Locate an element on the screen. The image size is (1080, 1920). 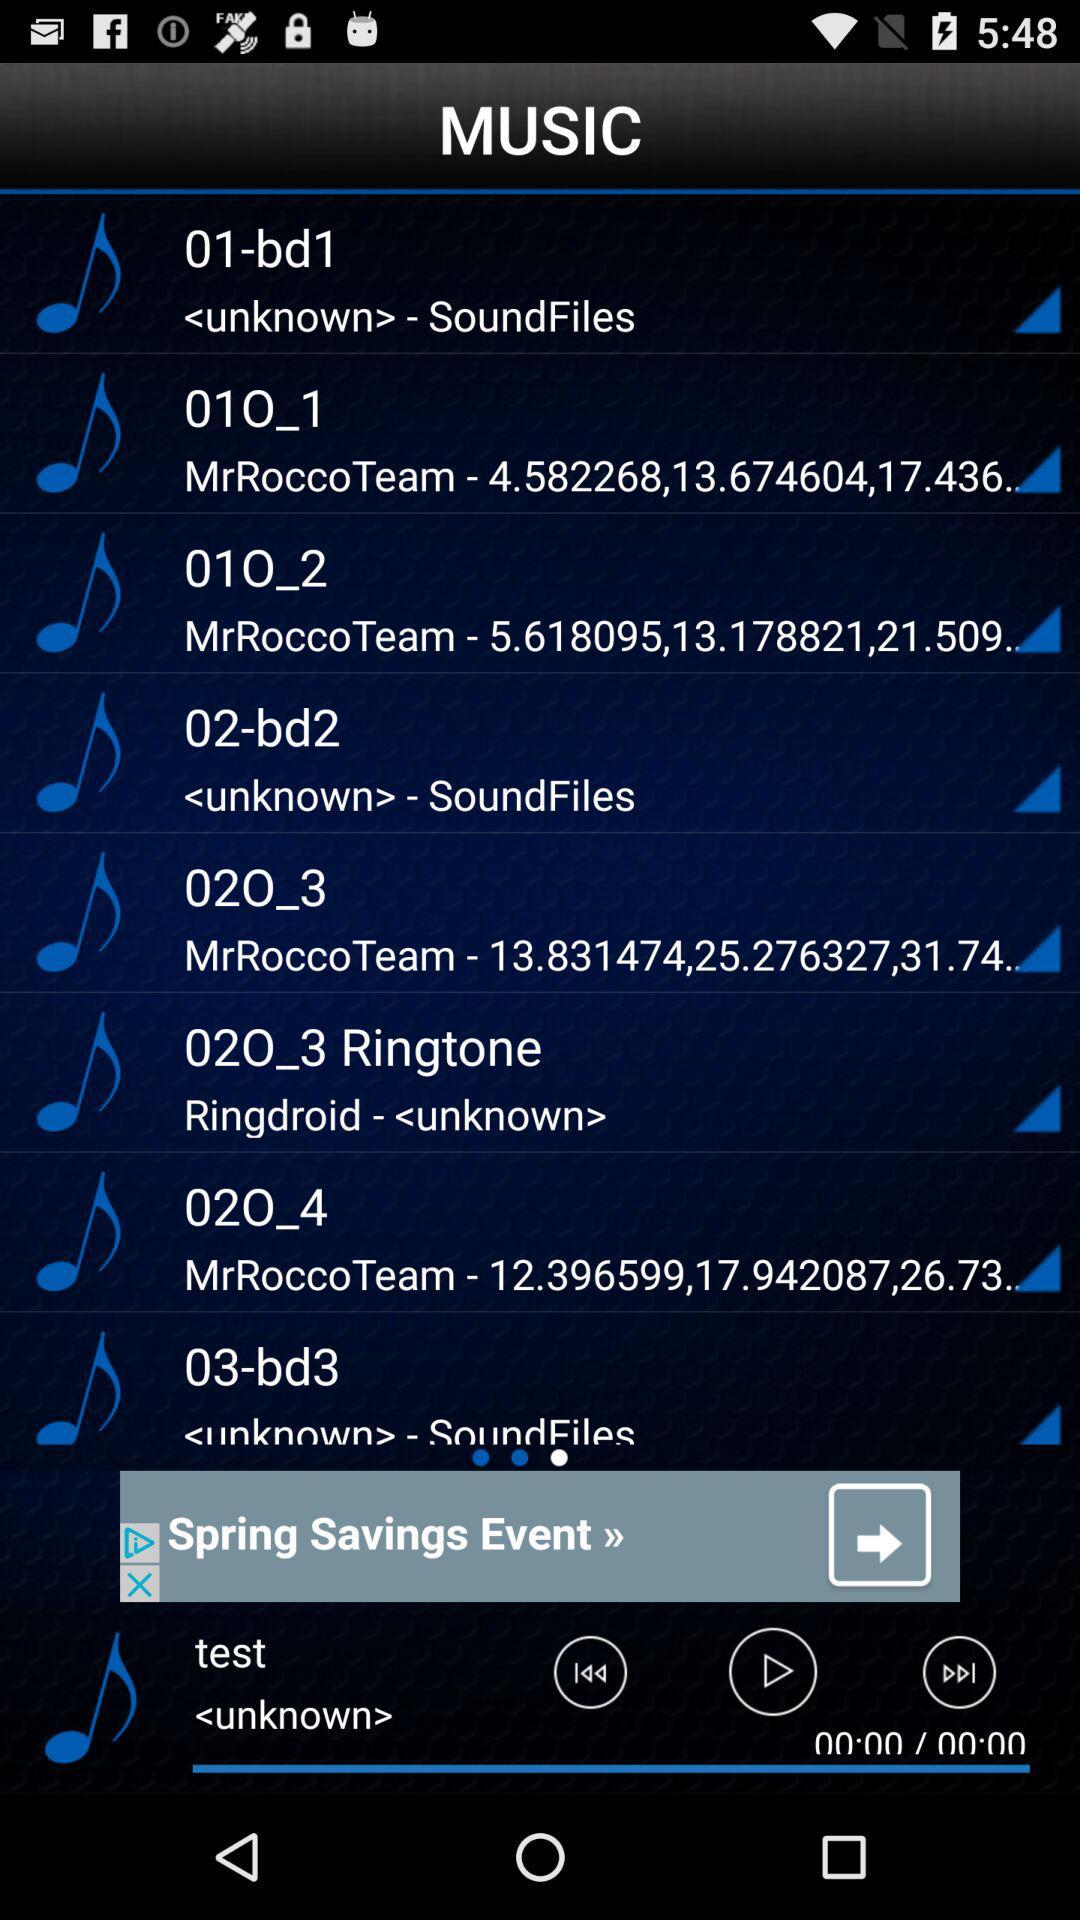
the skip_next icon is located at coordinates (971, 1799).